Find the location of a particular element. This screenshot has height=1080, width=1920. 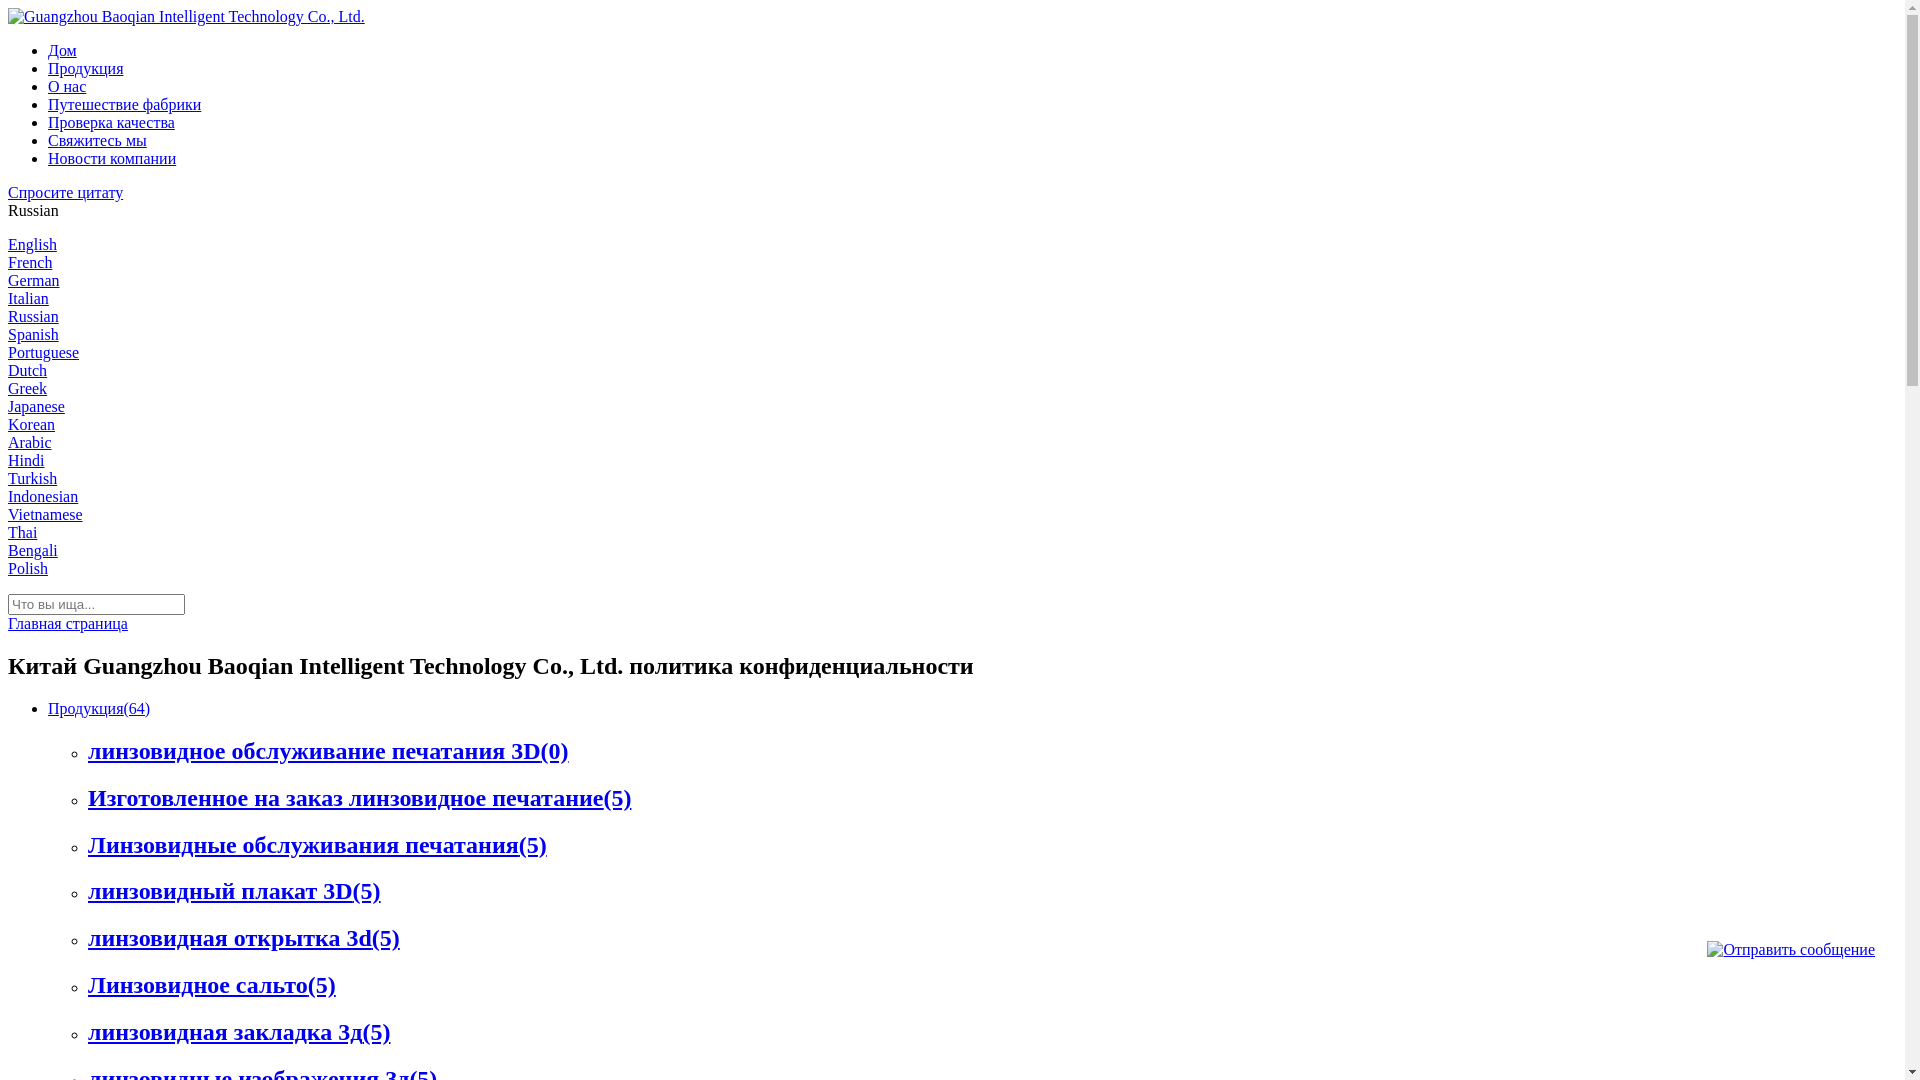

'Italian' is located at coordinates (28, 298).